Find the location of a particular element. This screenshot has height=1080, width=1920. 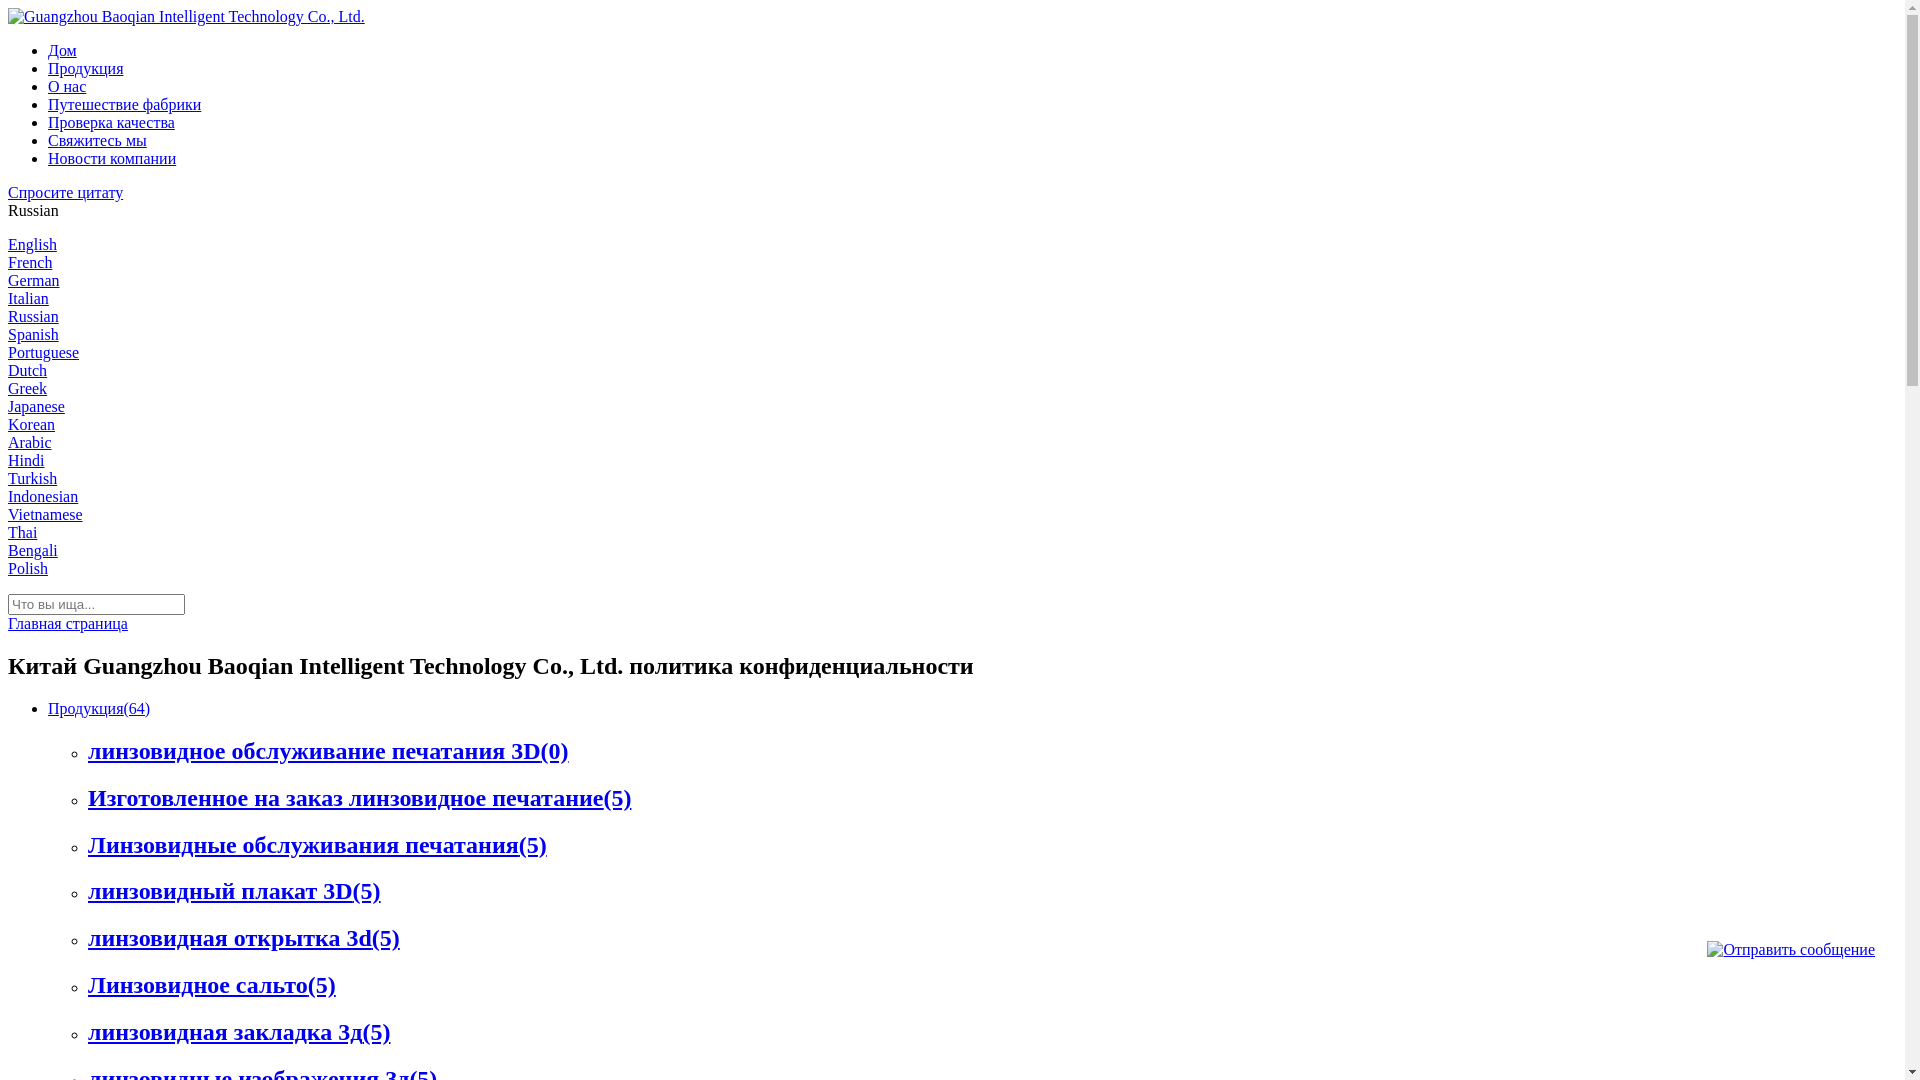

'Italian' is located at coordinates (28, 298).